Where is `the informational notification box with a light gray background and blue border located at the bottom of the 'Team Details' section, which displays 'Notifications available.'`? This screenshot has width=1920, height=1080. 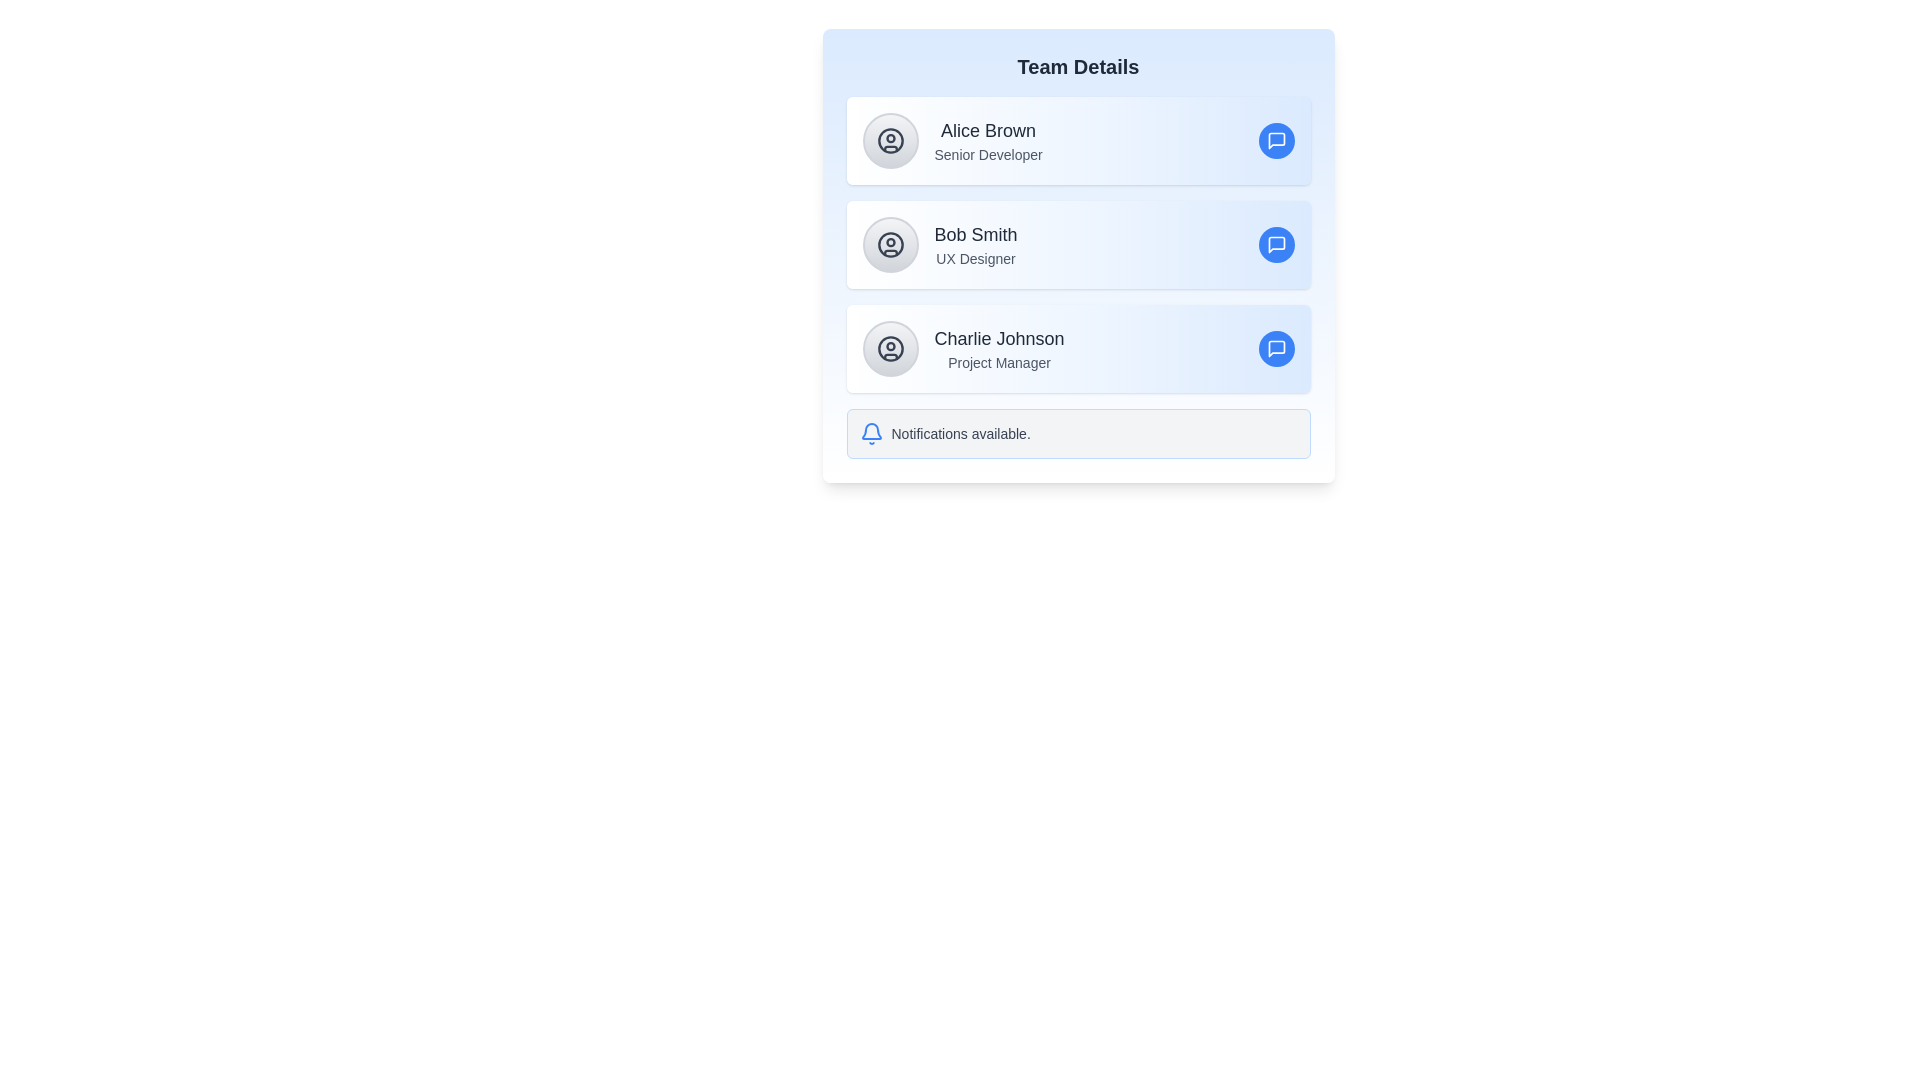
the informational notification box with a light gray background and blue border located at the bottom of the 'Team Details' section, which displays 'Notifications available.' is located at coordinates (1077, 433).